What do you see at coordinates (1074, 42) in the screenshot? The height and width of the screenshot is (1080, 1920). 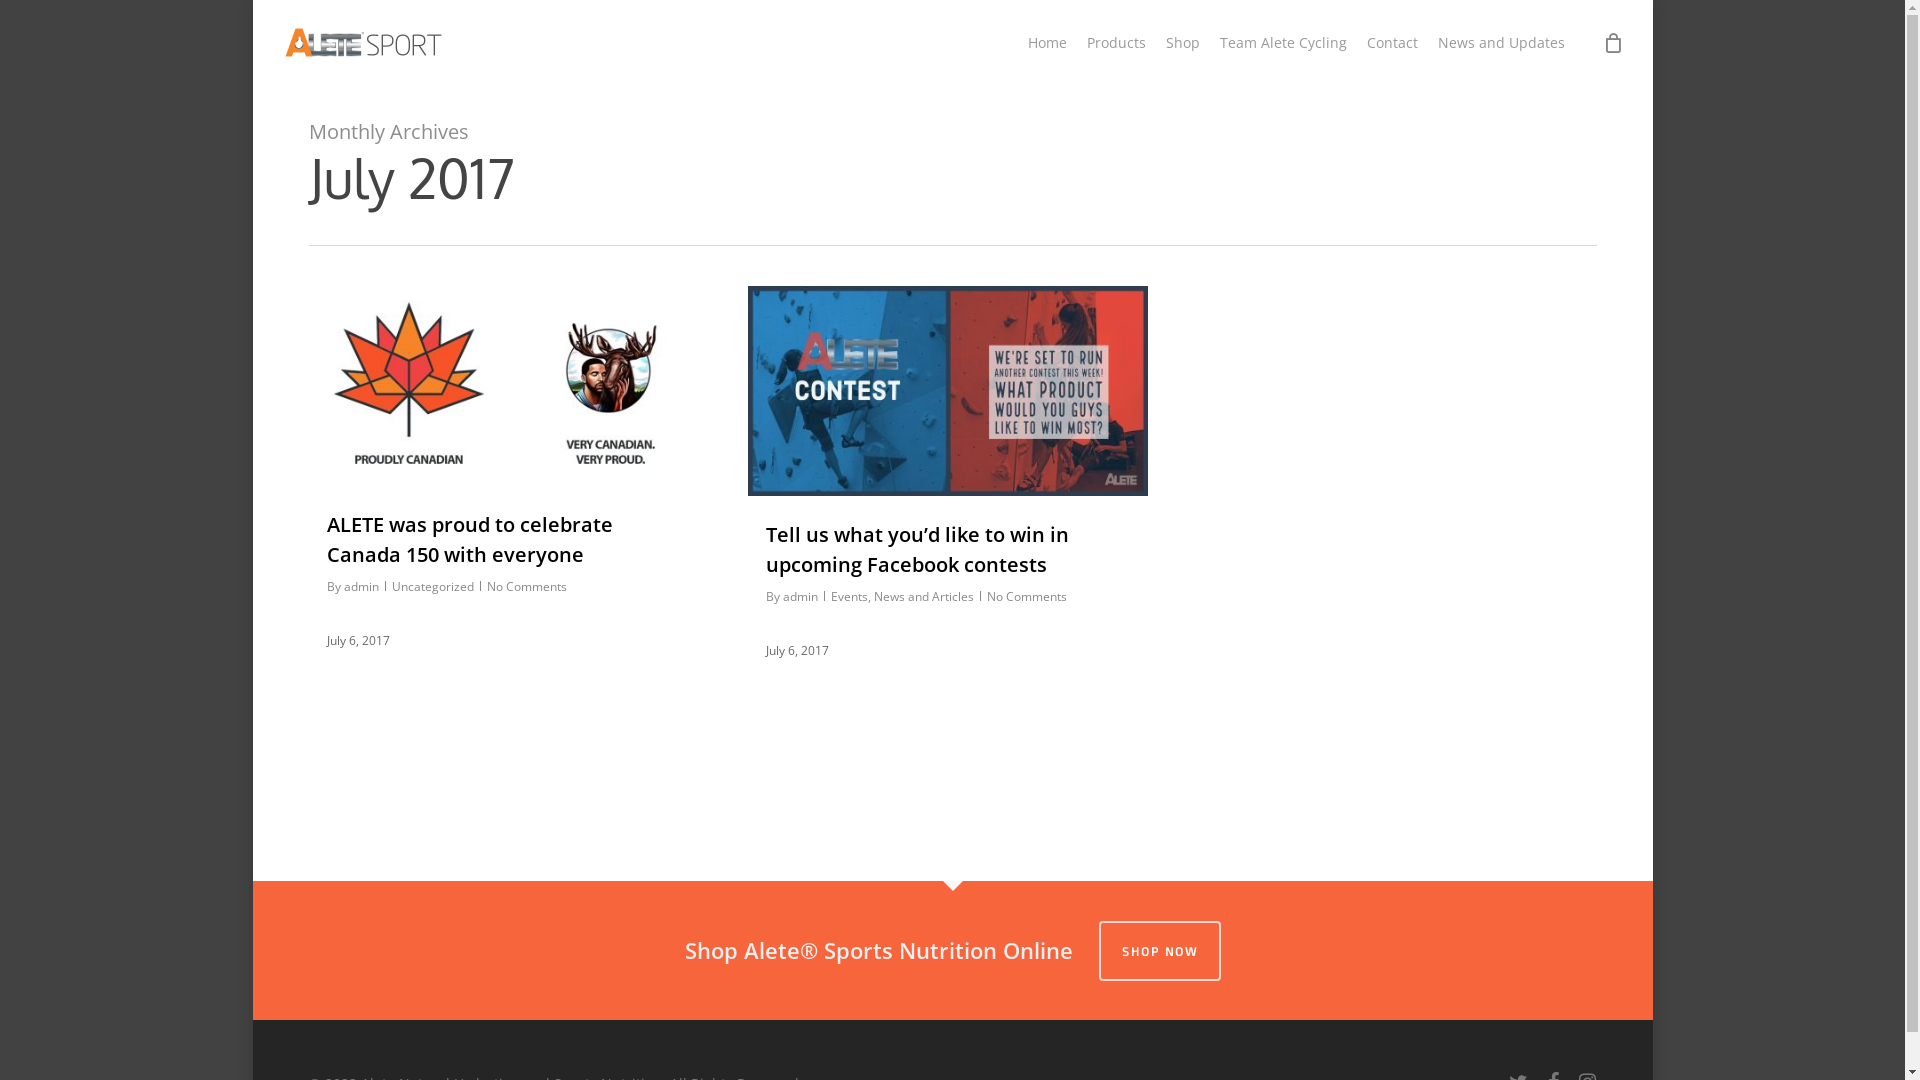 I see `'Products'` at bounding box center [1074, 42].